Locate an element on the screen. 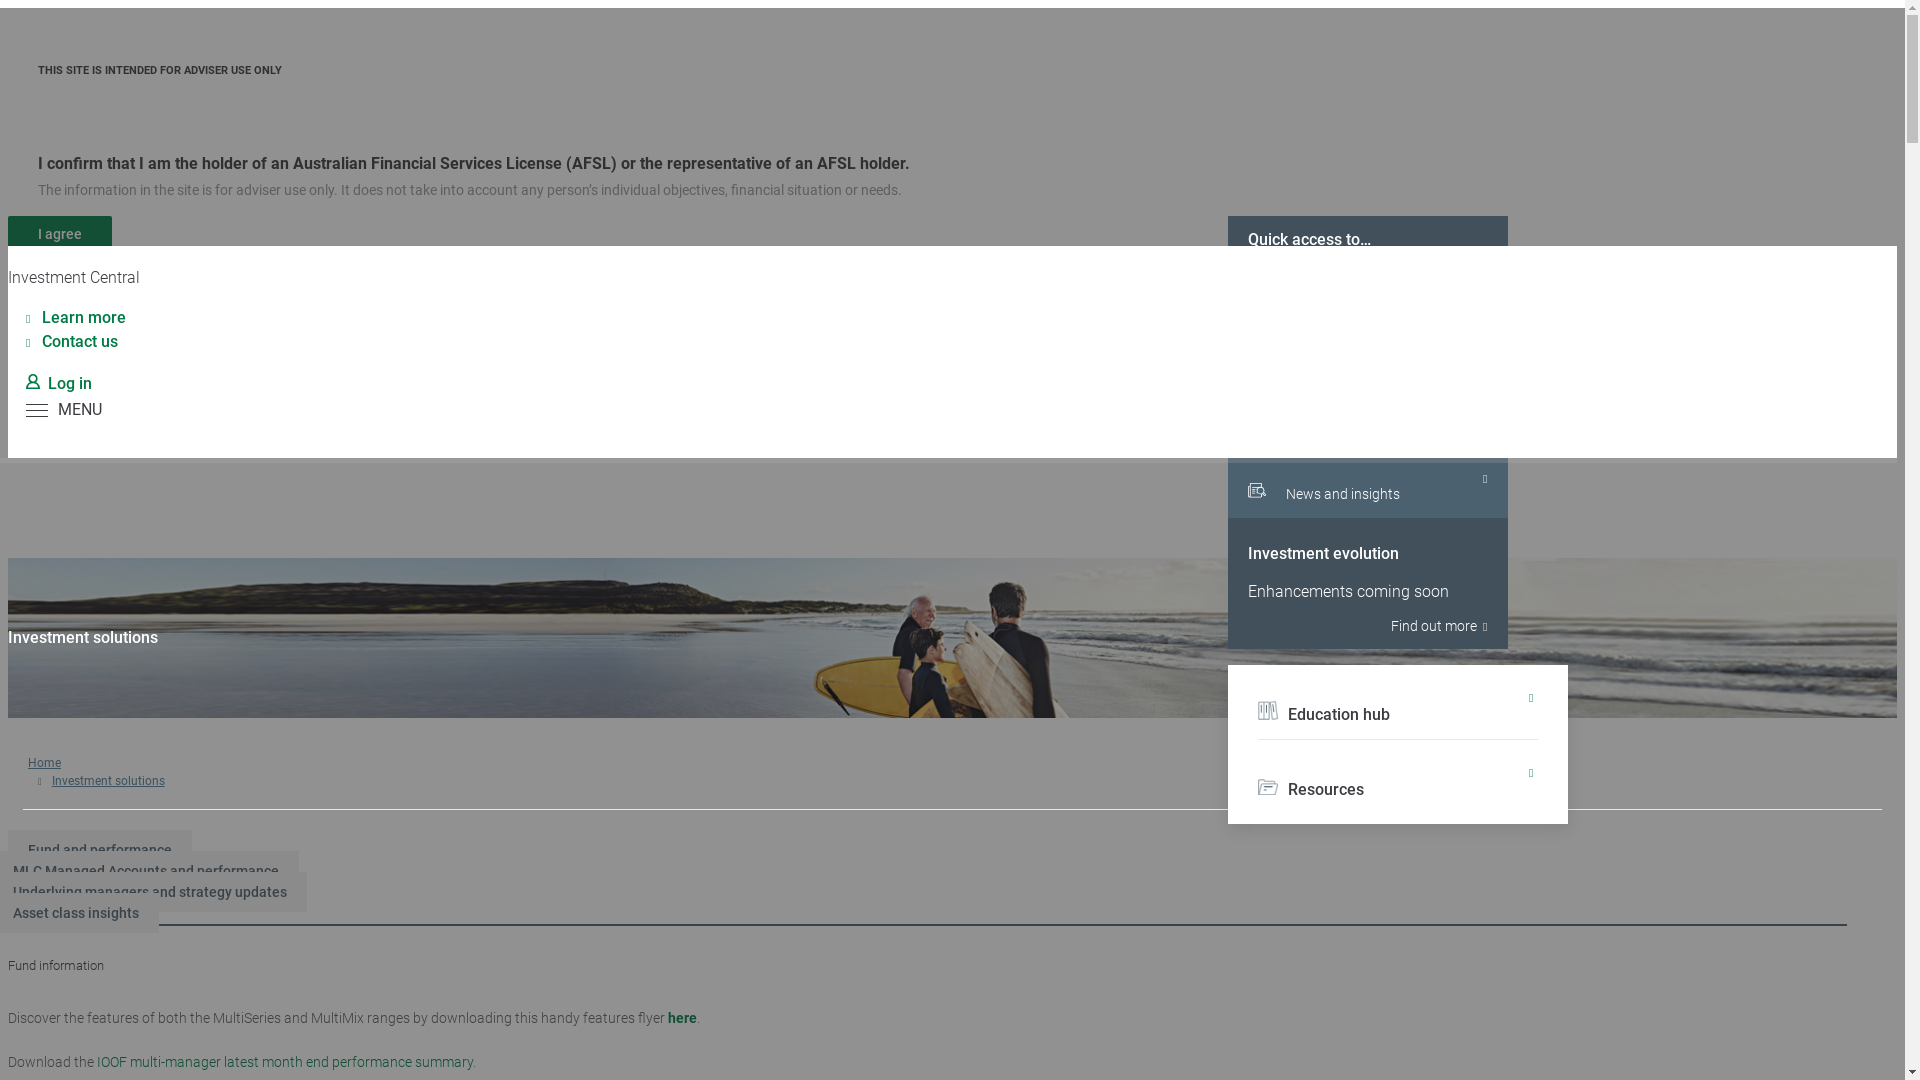 The image size is (1920, 1080). 'Home' is located at coordinates (44, 763).